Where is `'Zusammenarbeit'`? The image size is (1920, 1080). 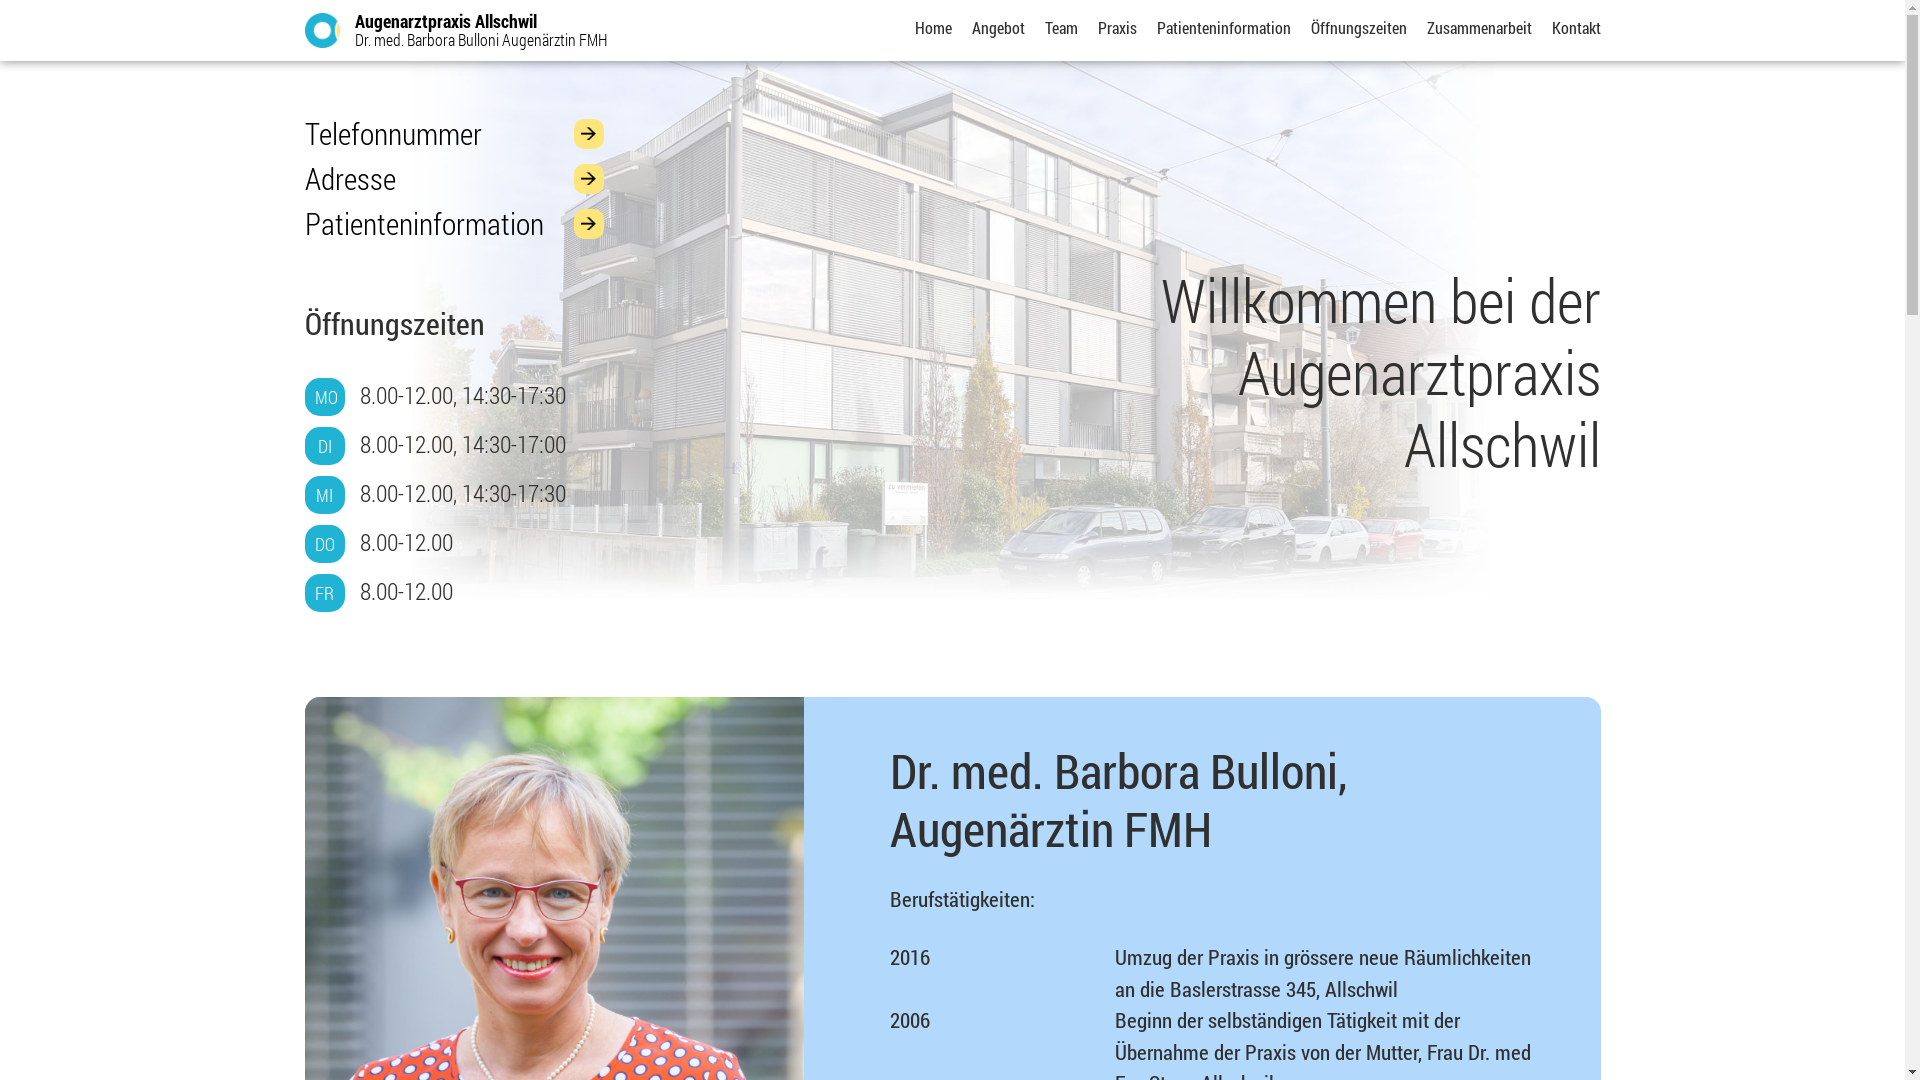
'Zusammenarbeit' is located at coordinates (1478, 27).